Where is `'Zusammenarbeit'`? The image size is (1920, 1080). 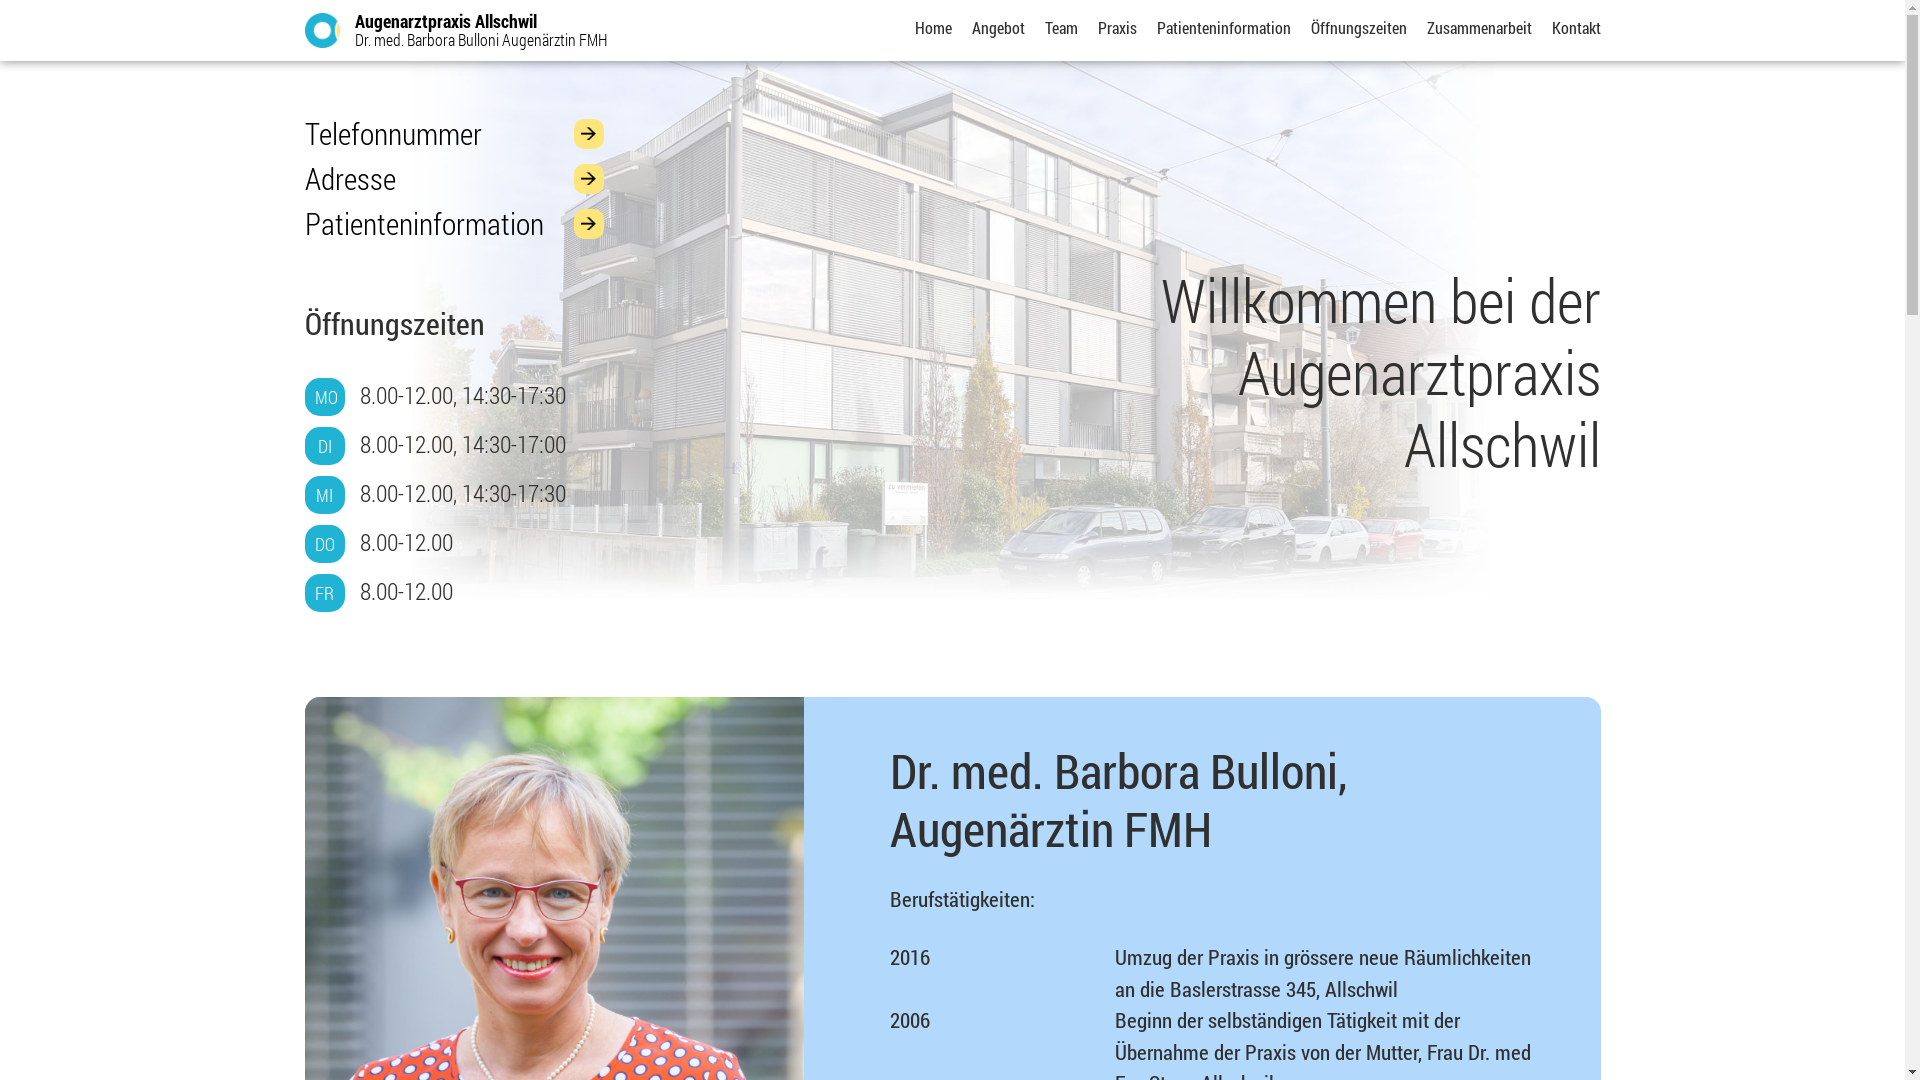
'Zusammenarbeit' is located at coordinates (1478, 27).